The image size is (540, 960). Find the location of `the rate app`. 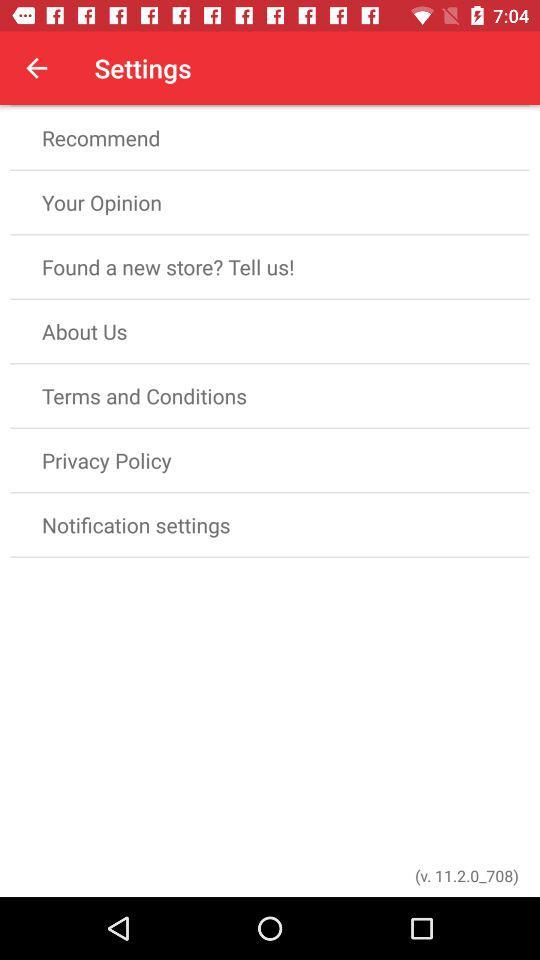

the rate app is located at coordinates (270, 73).